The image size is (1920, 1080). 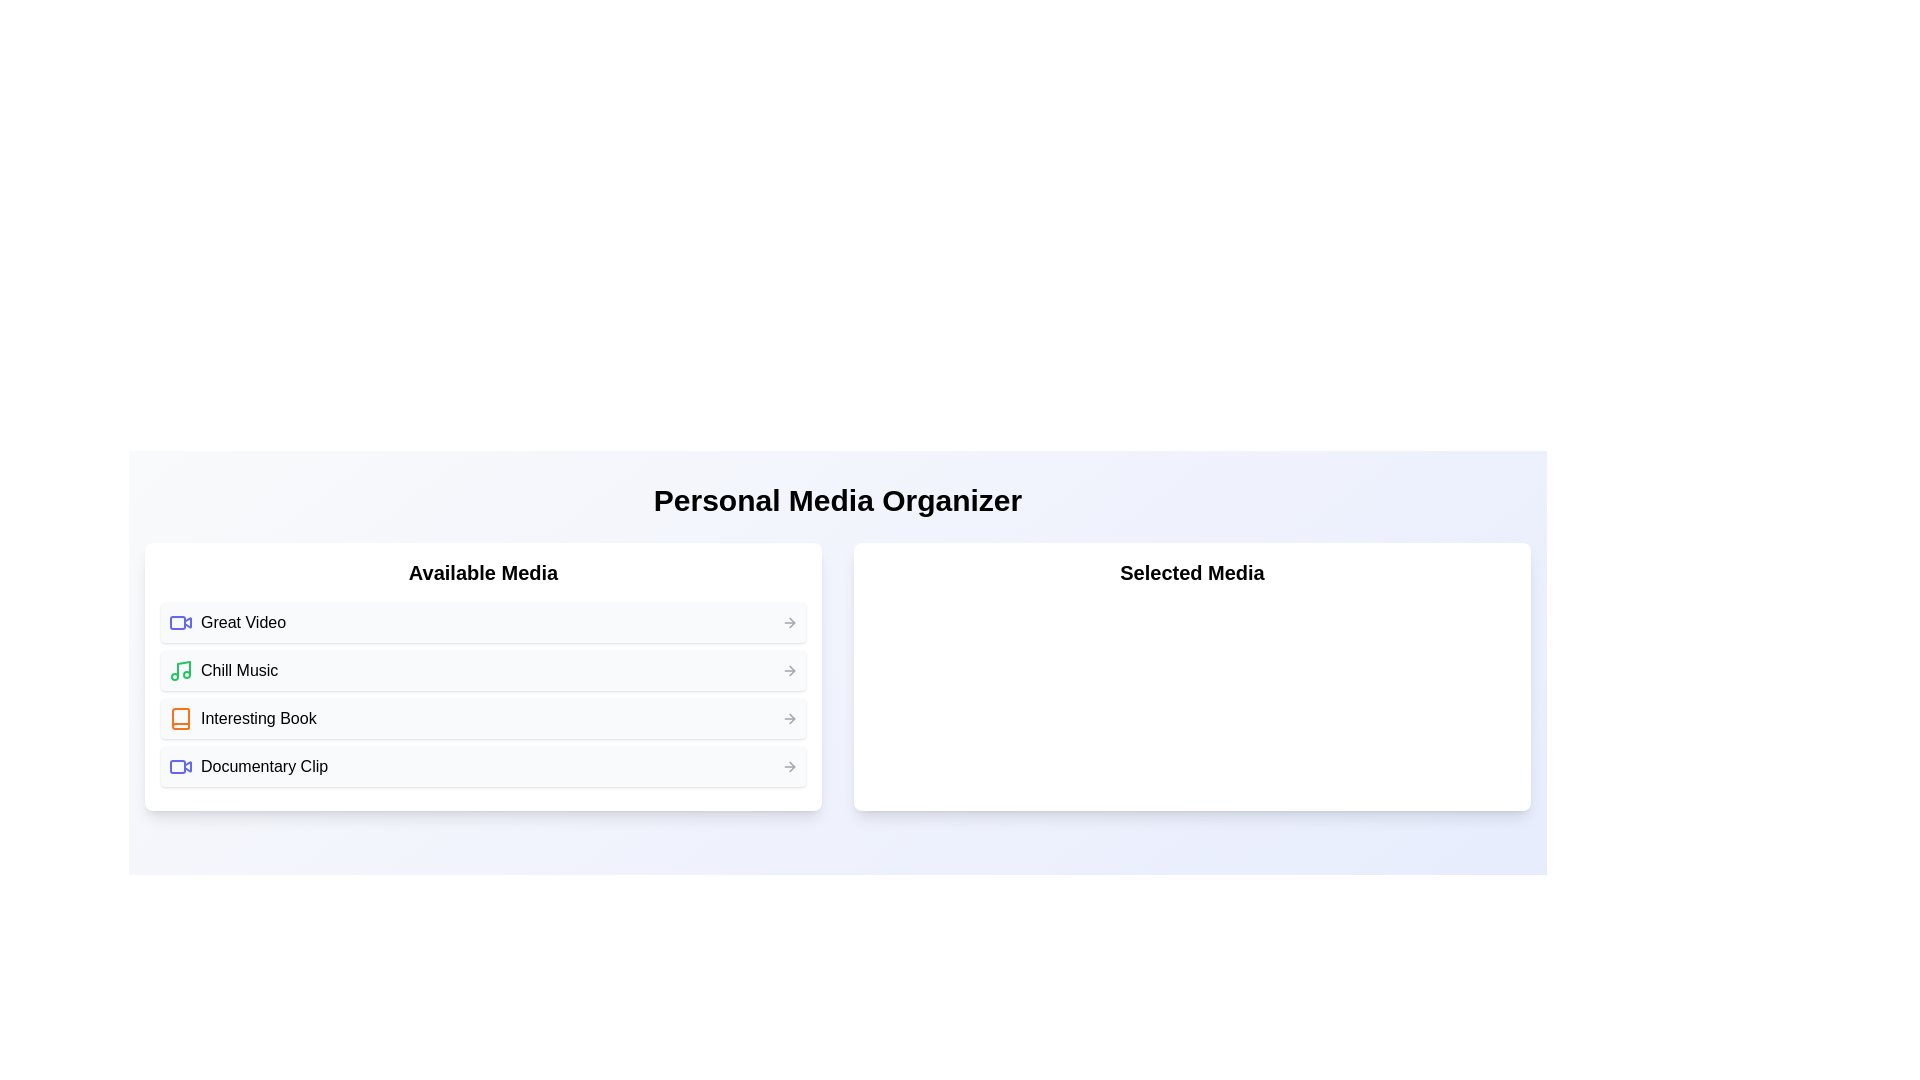 I want to click on the video file icon representing the 'Documentary Clip' media item, which is the first component in the row within the 'Available Media' section, so click(x=181, y=766).